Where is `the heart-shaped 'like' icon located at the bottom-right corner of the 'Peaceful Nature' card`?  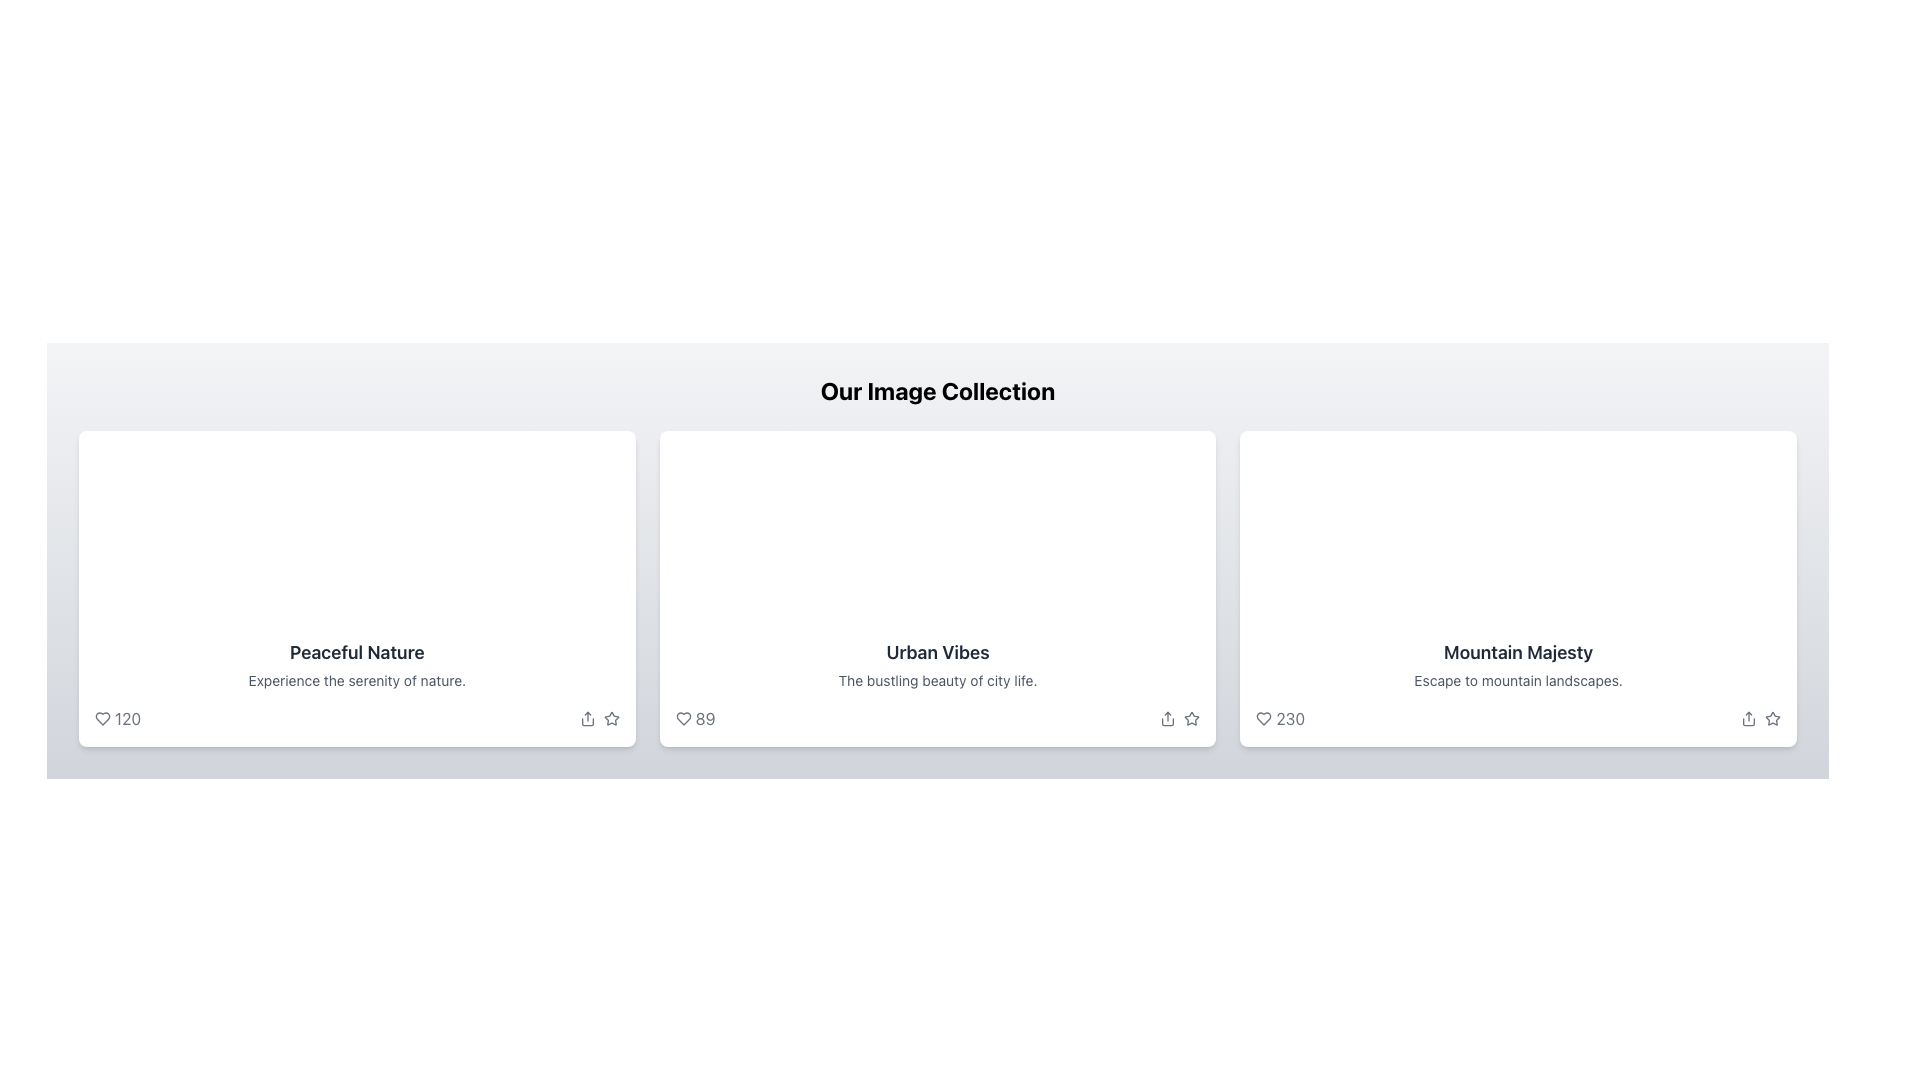
the heart-shaped 'like' icon located at the bottom-right corner of the 'Peaceful Nature' card is located at coordinates (101, 717).